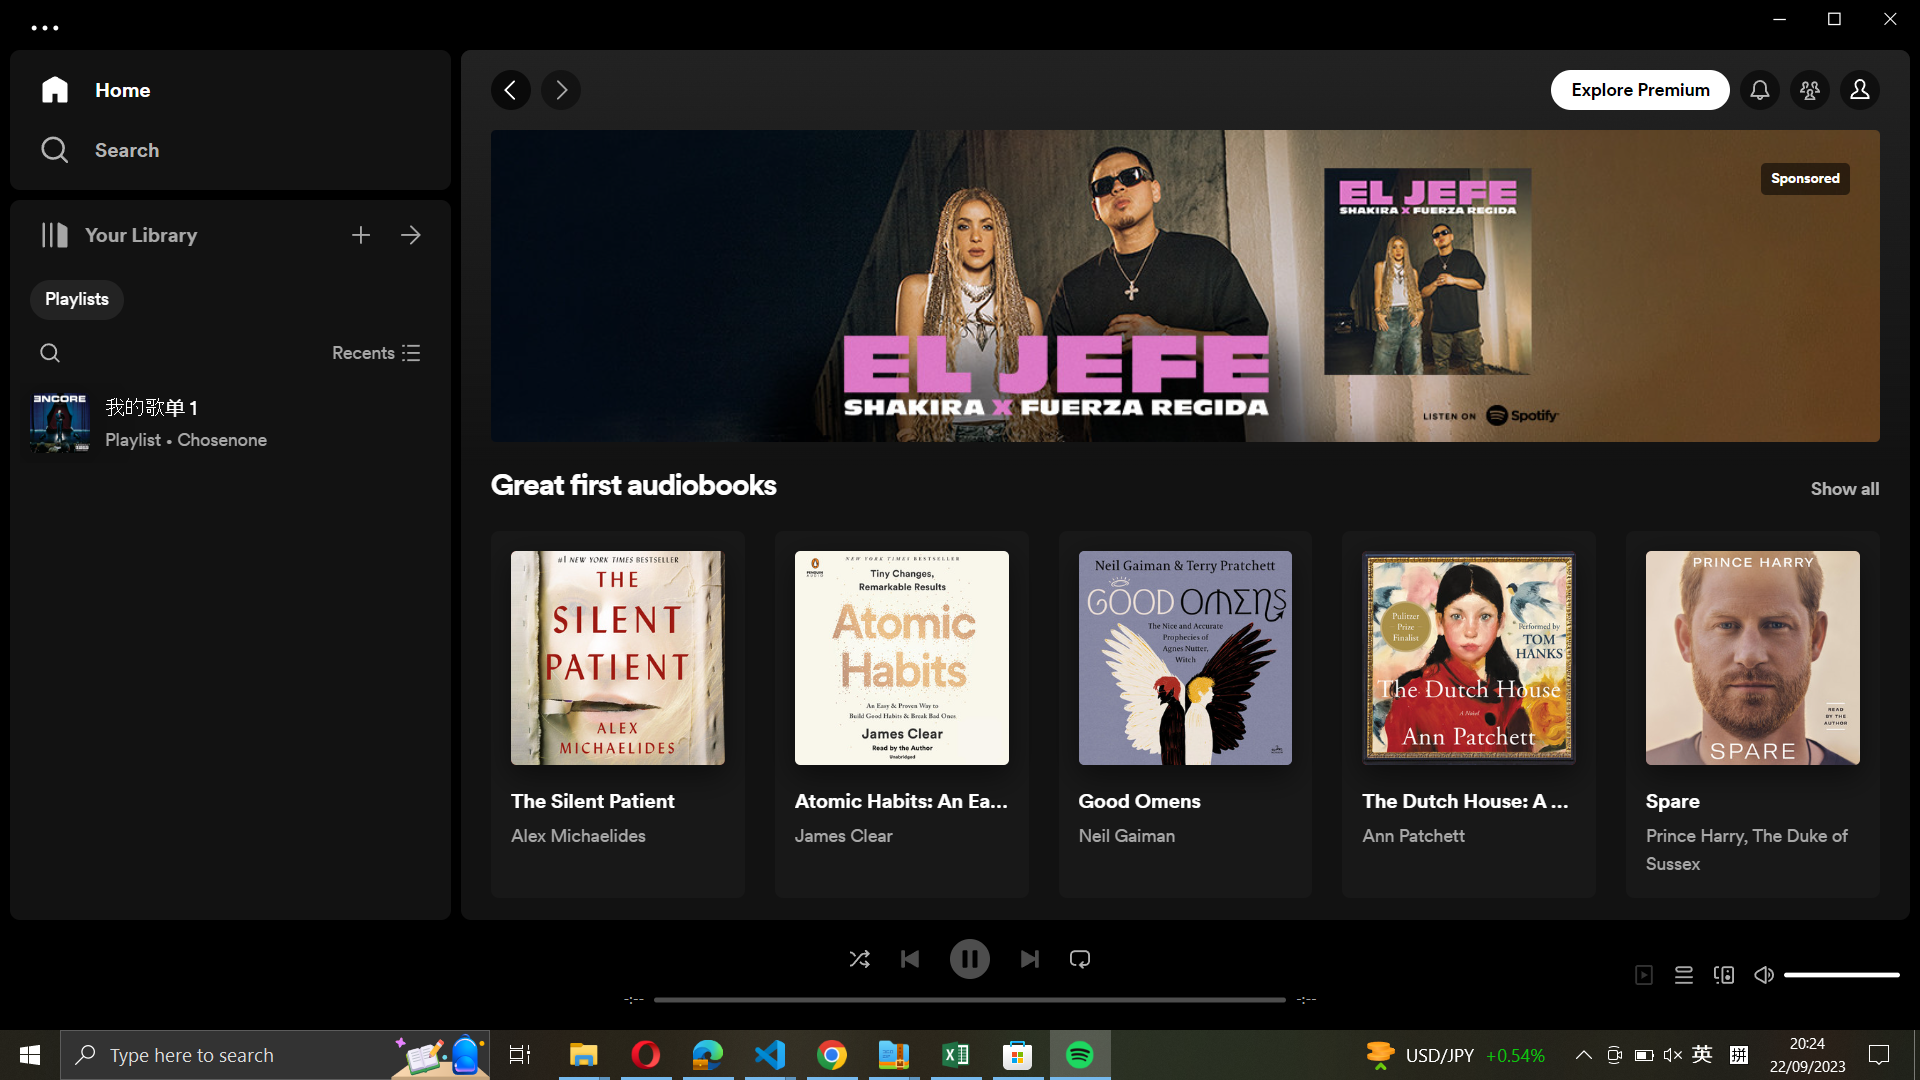 This screenshot has width=1920, height=1080. I want to click on Incorporate the audioversion of "Silent Patient" into your digital book collection, so click(616, 714).